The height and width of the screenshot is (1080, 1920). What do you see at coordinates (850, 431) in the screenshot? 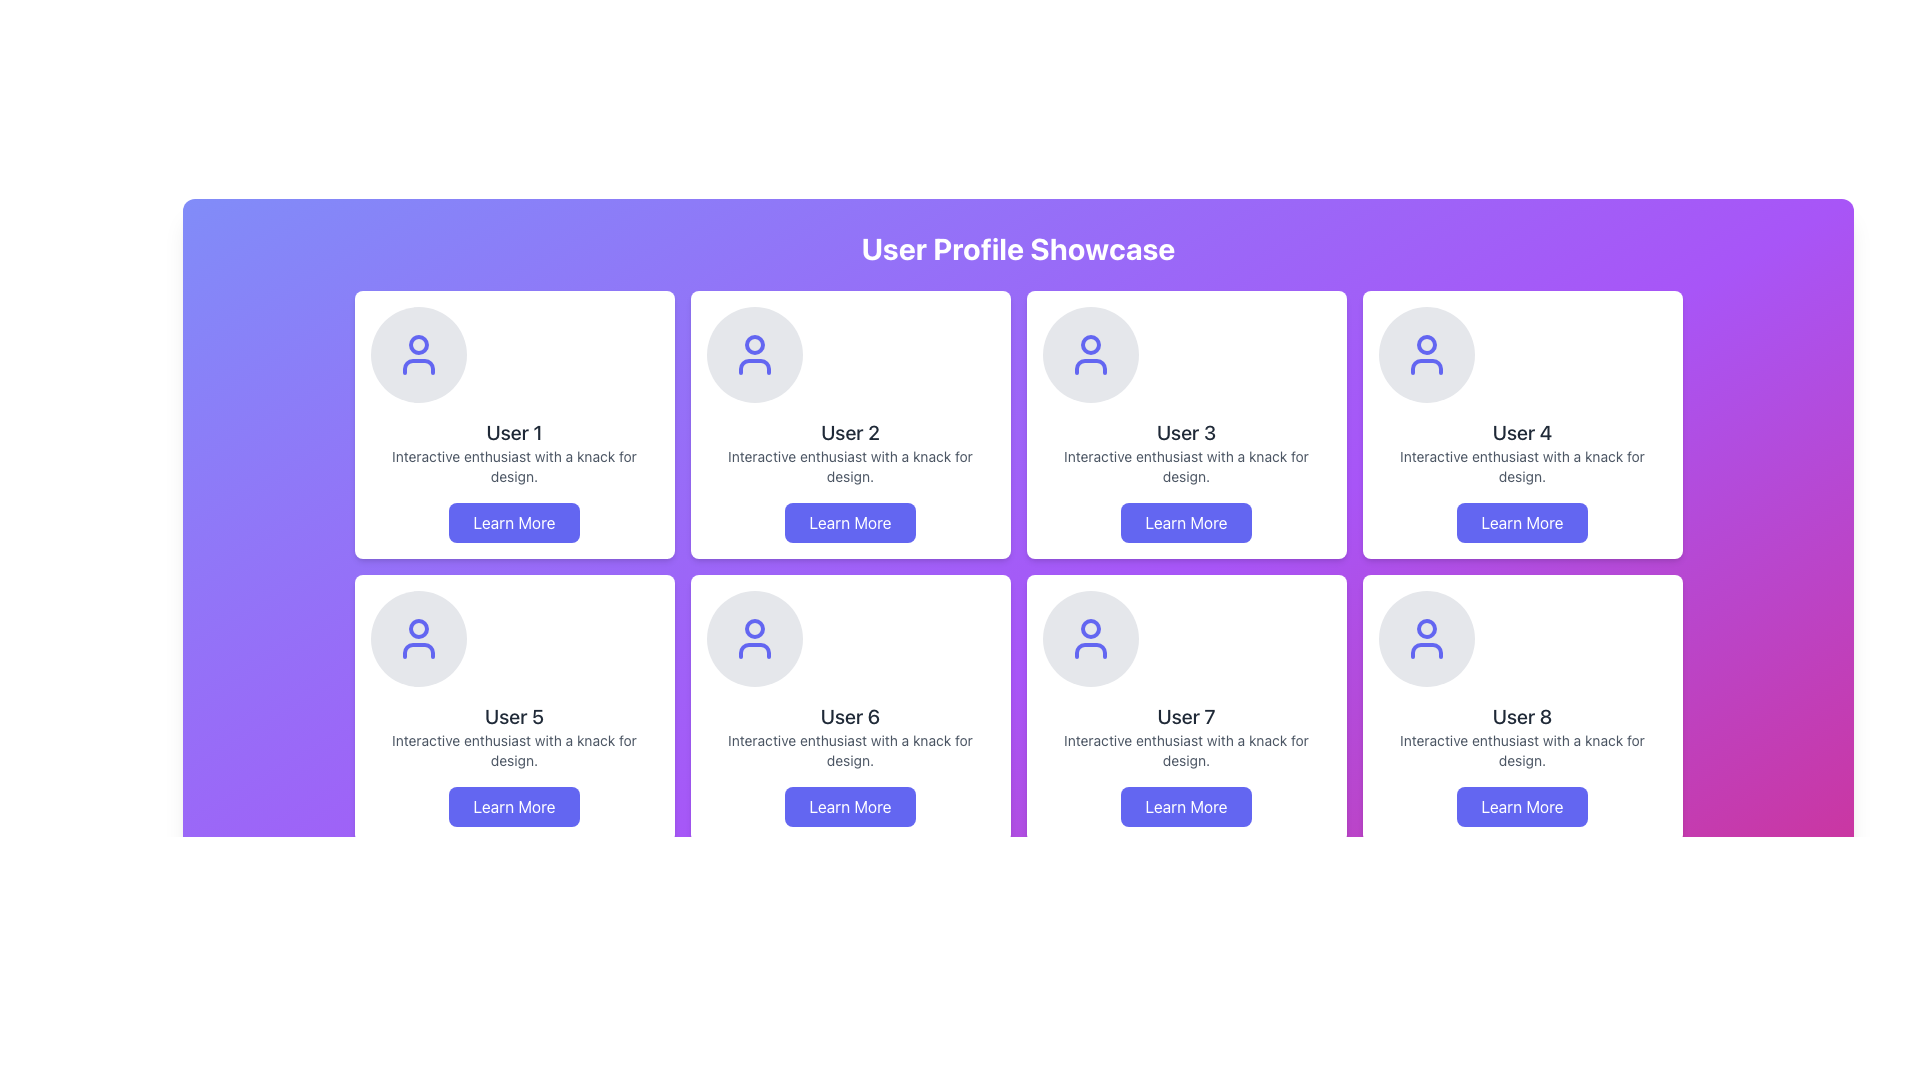
I see `static text label 'User 2' which is styled in a large, bold font and positioned centrally within the profile card, located in the second column of the first row in a grid layout` at bounding box center [850, 431].